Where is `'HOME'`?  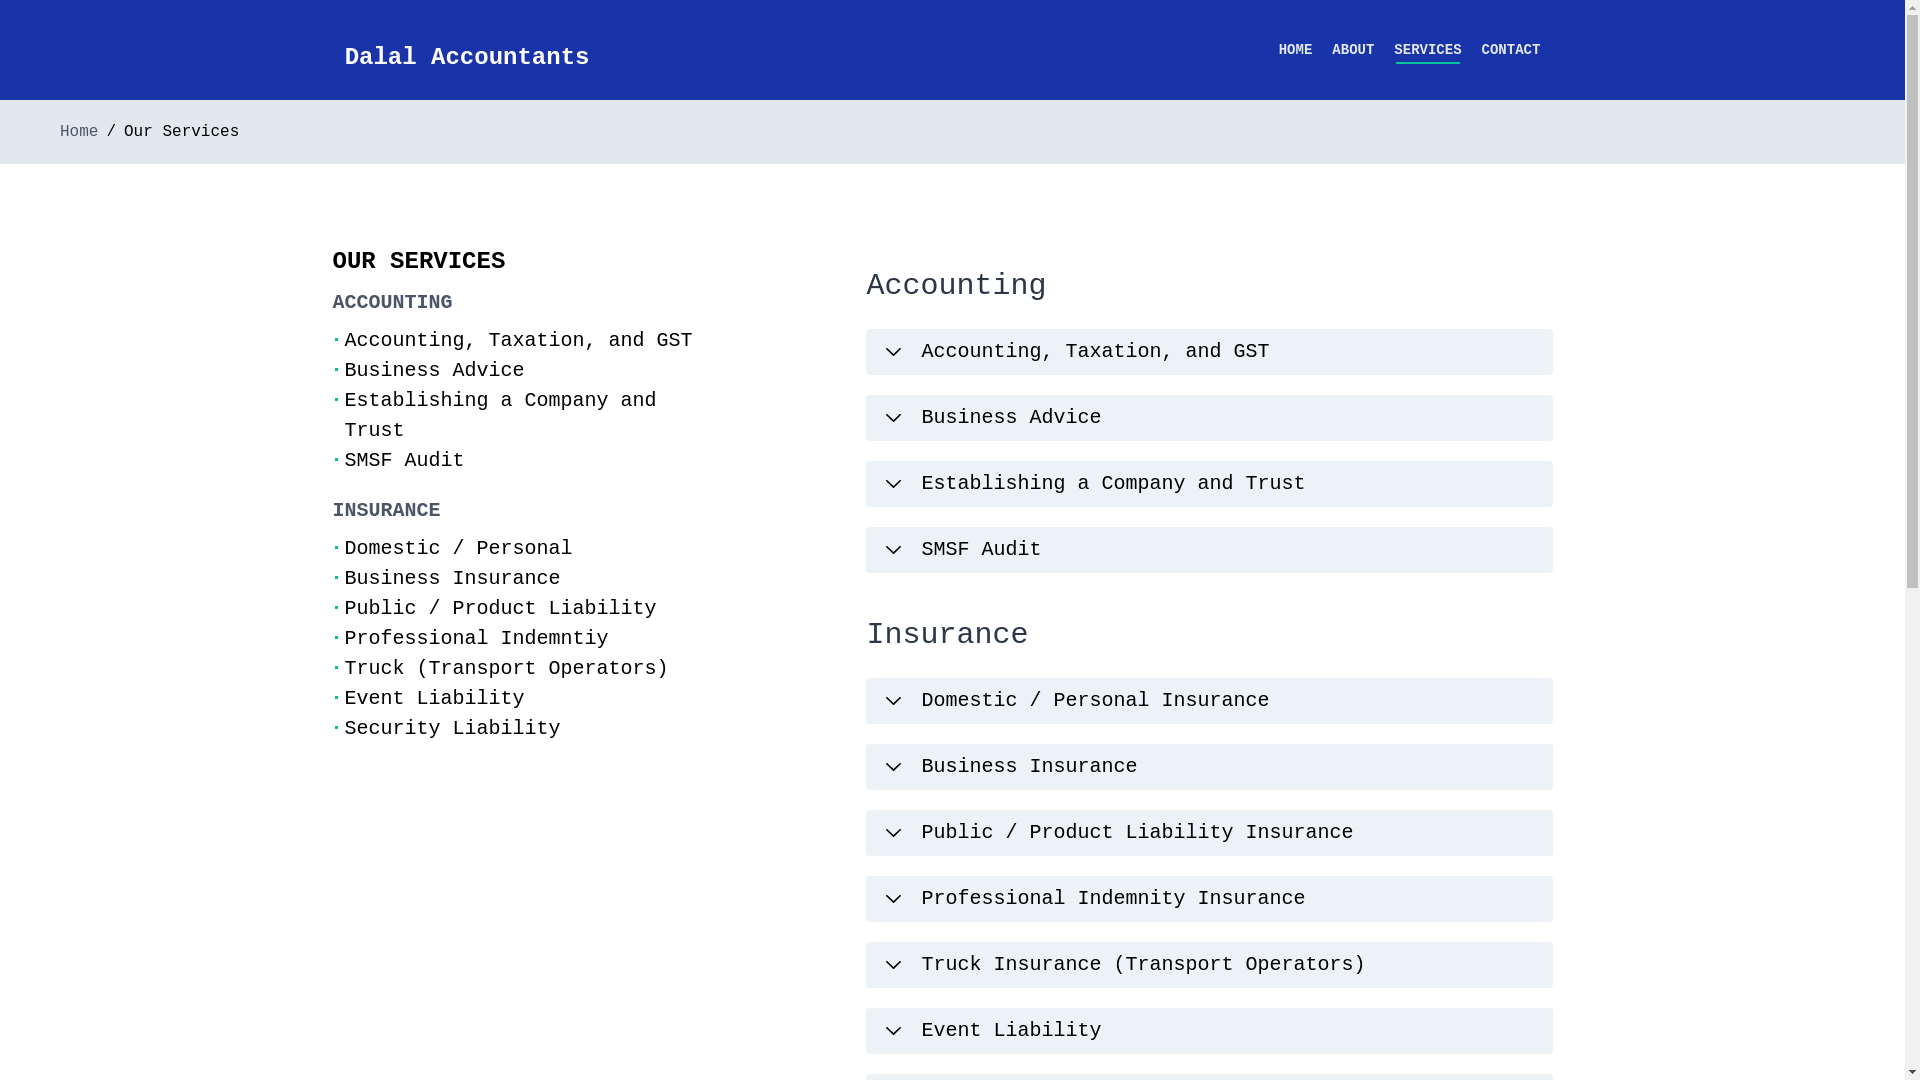
'HOME' is located at coordinates (1277, 49).